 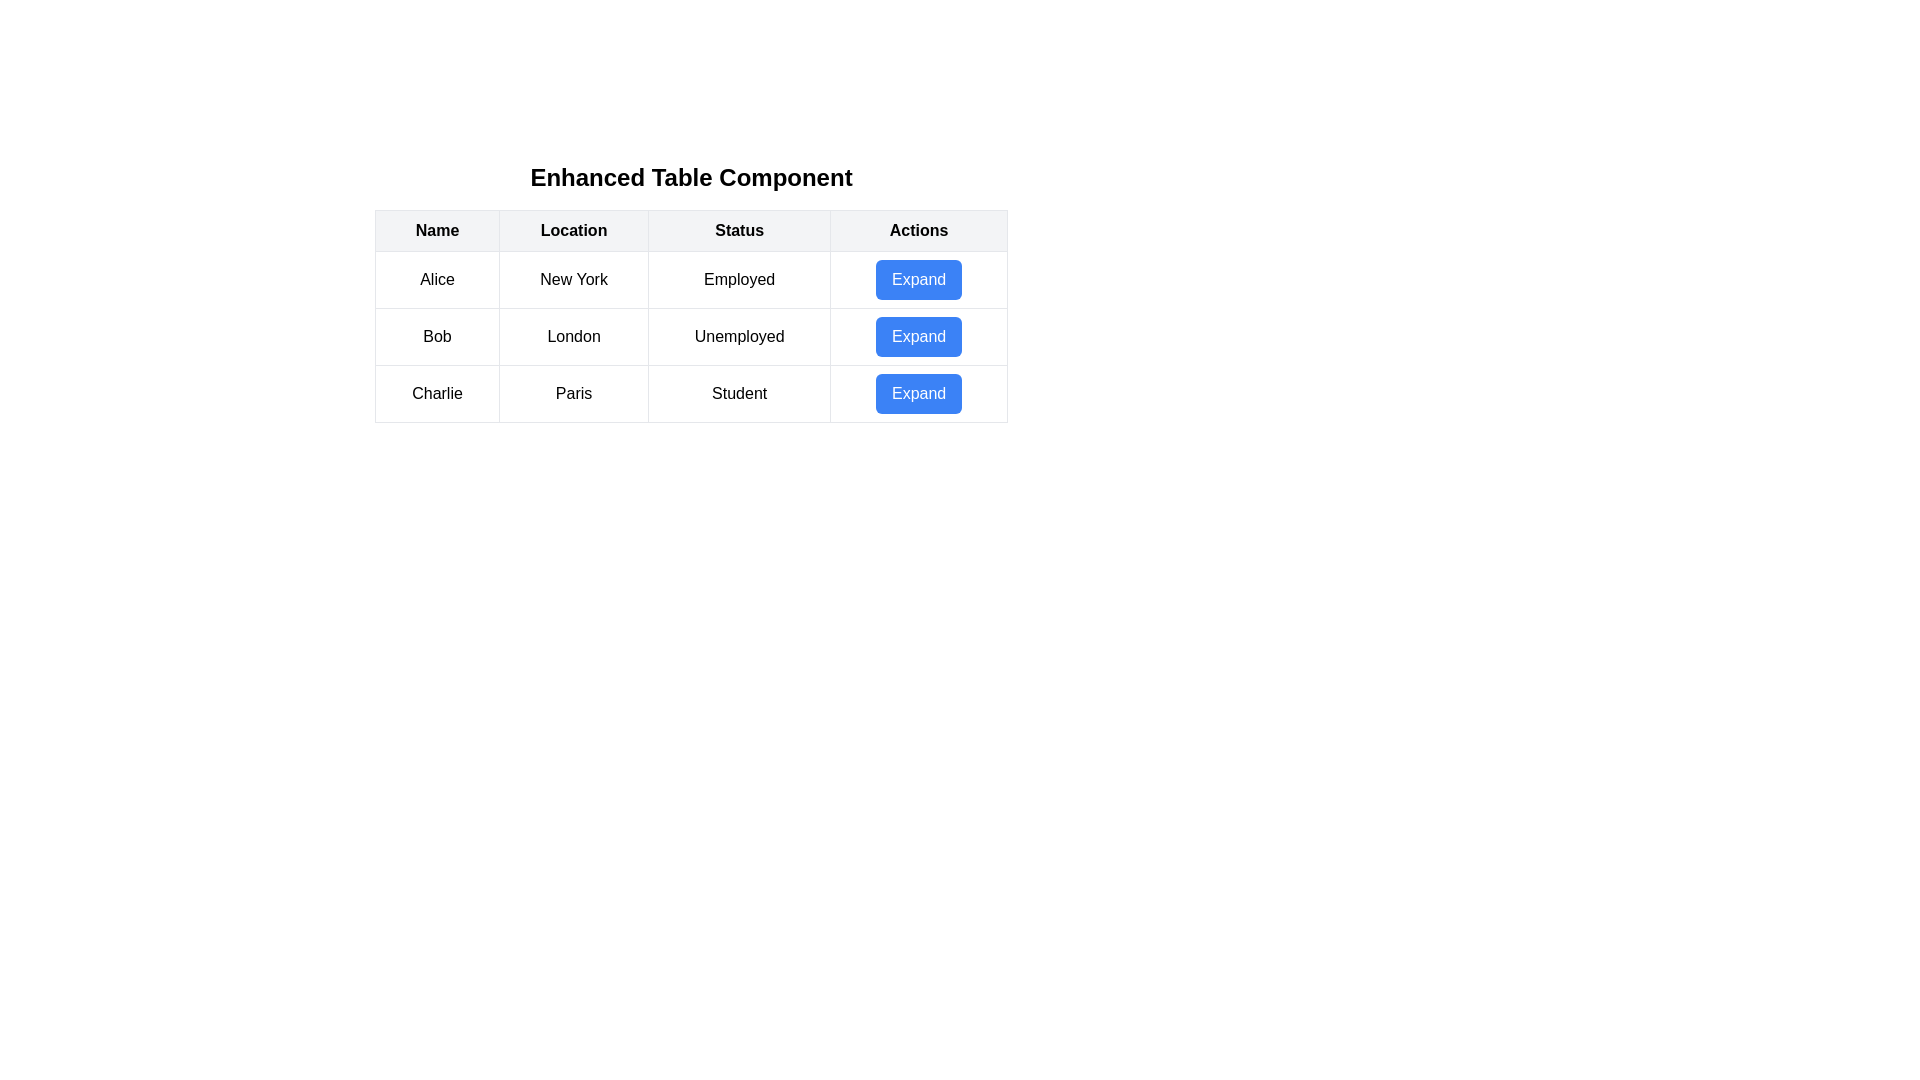 What do you see at coordinates (918, 230) in the screenshot?
I see `the Actions column header label, which is the fourth column header in the table, positioned to the right of the 'Status' header and above the action buttons` at bounding box center [918, 230].